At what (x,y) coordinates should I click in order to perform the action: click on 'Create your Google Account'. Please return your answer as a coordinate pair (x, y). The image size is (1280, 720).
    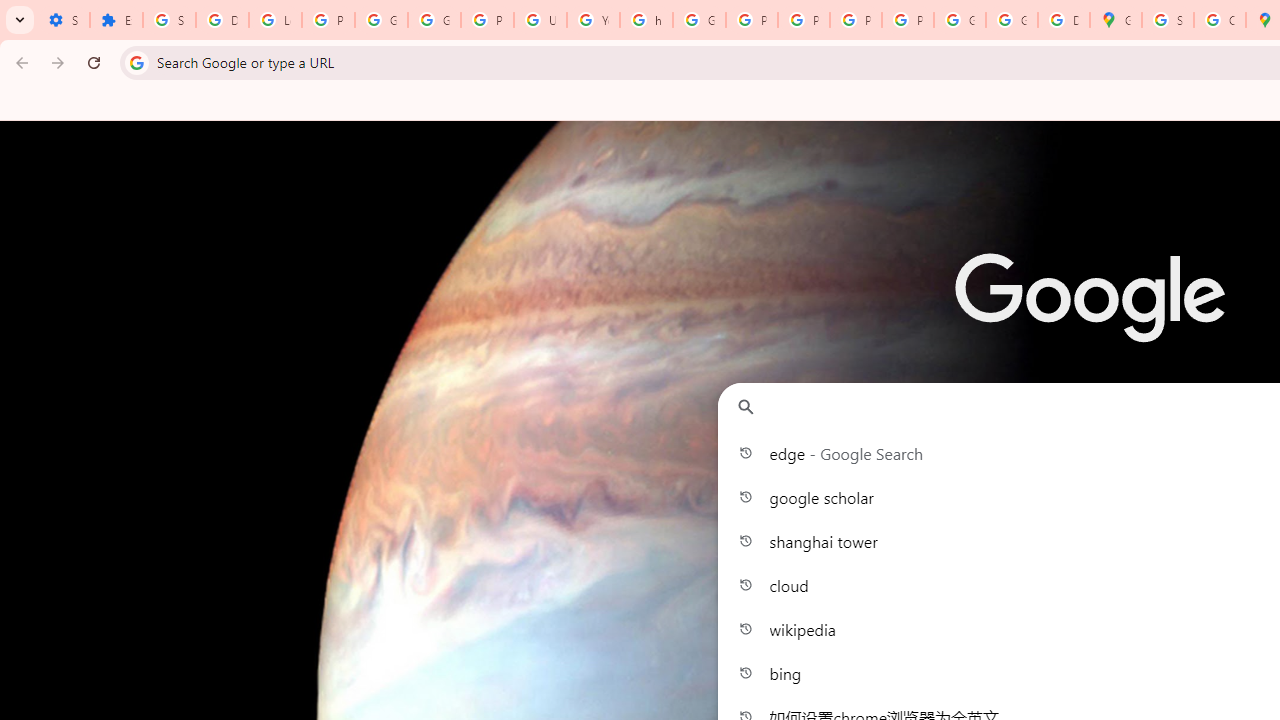
    Looking at the image, I should click on (1218, 20).